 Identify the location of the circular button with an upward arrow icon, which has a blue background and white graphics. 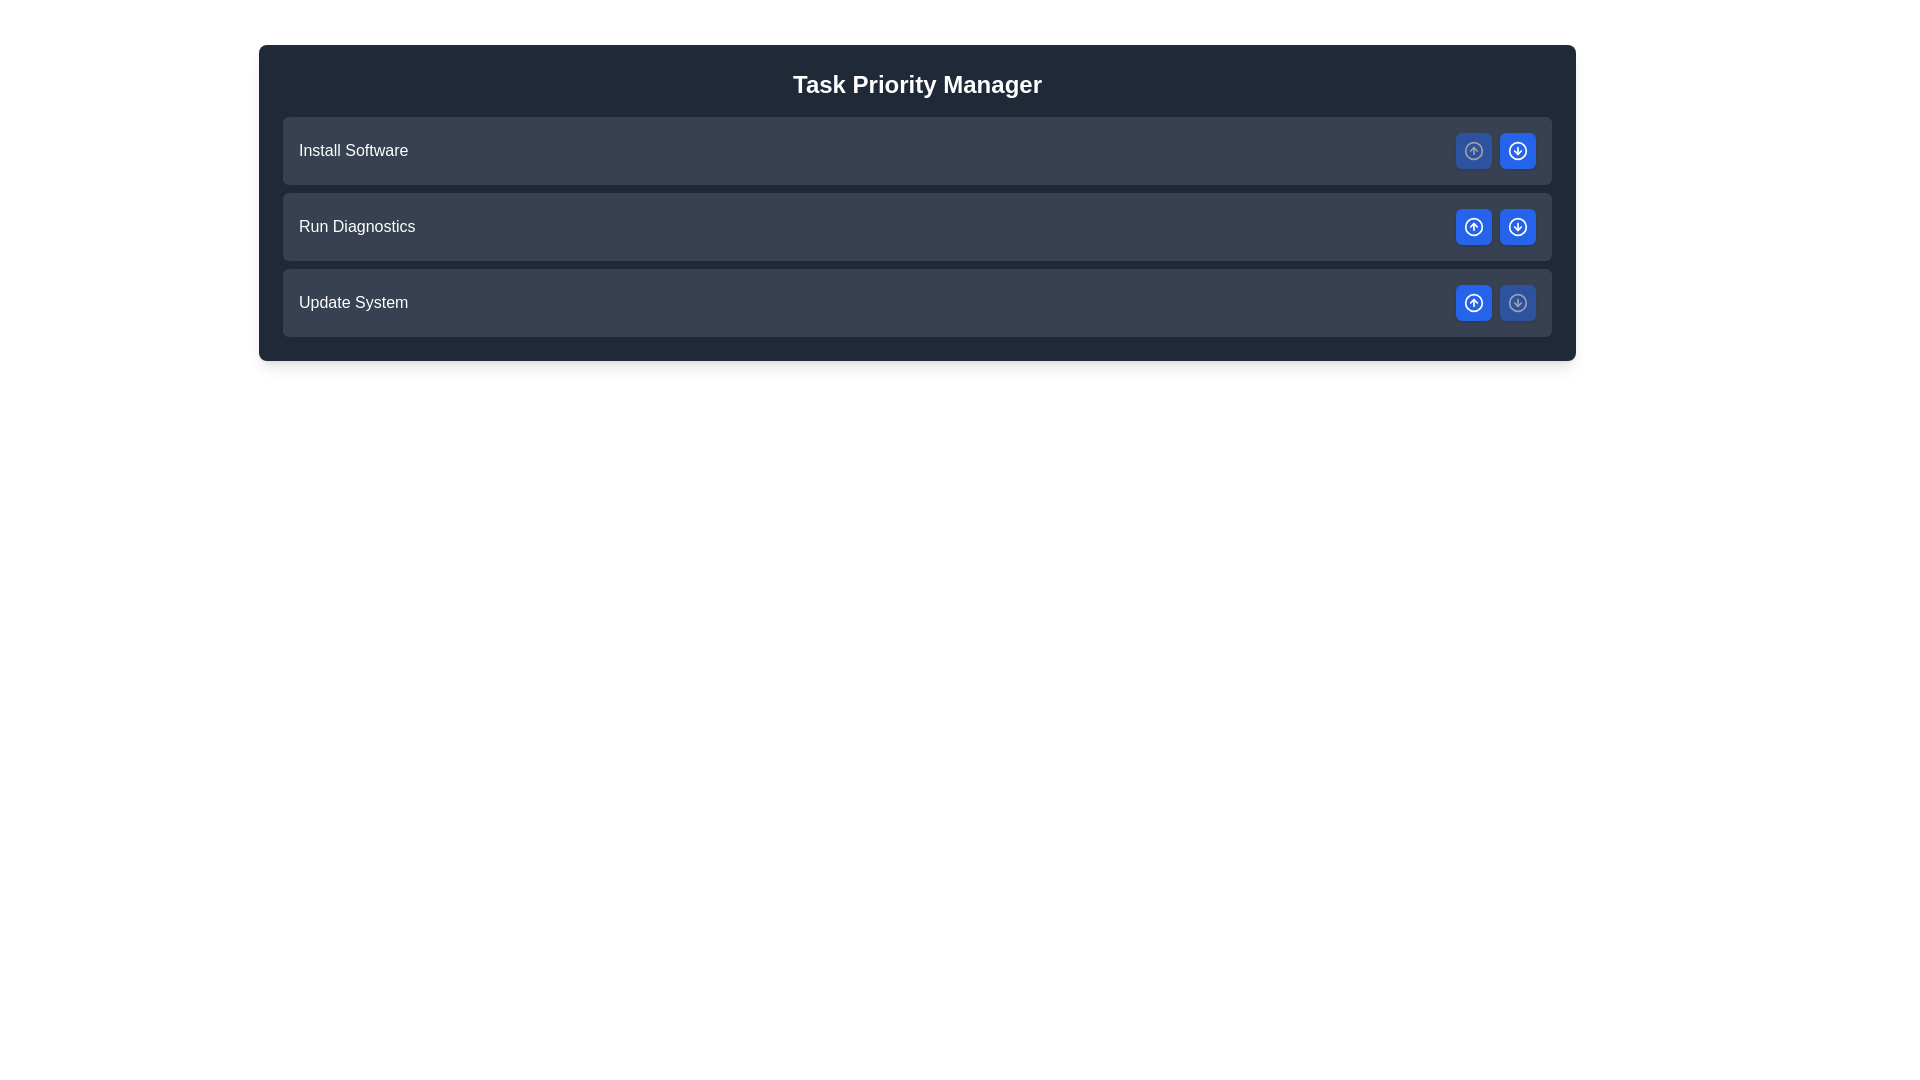
(1473, 303).